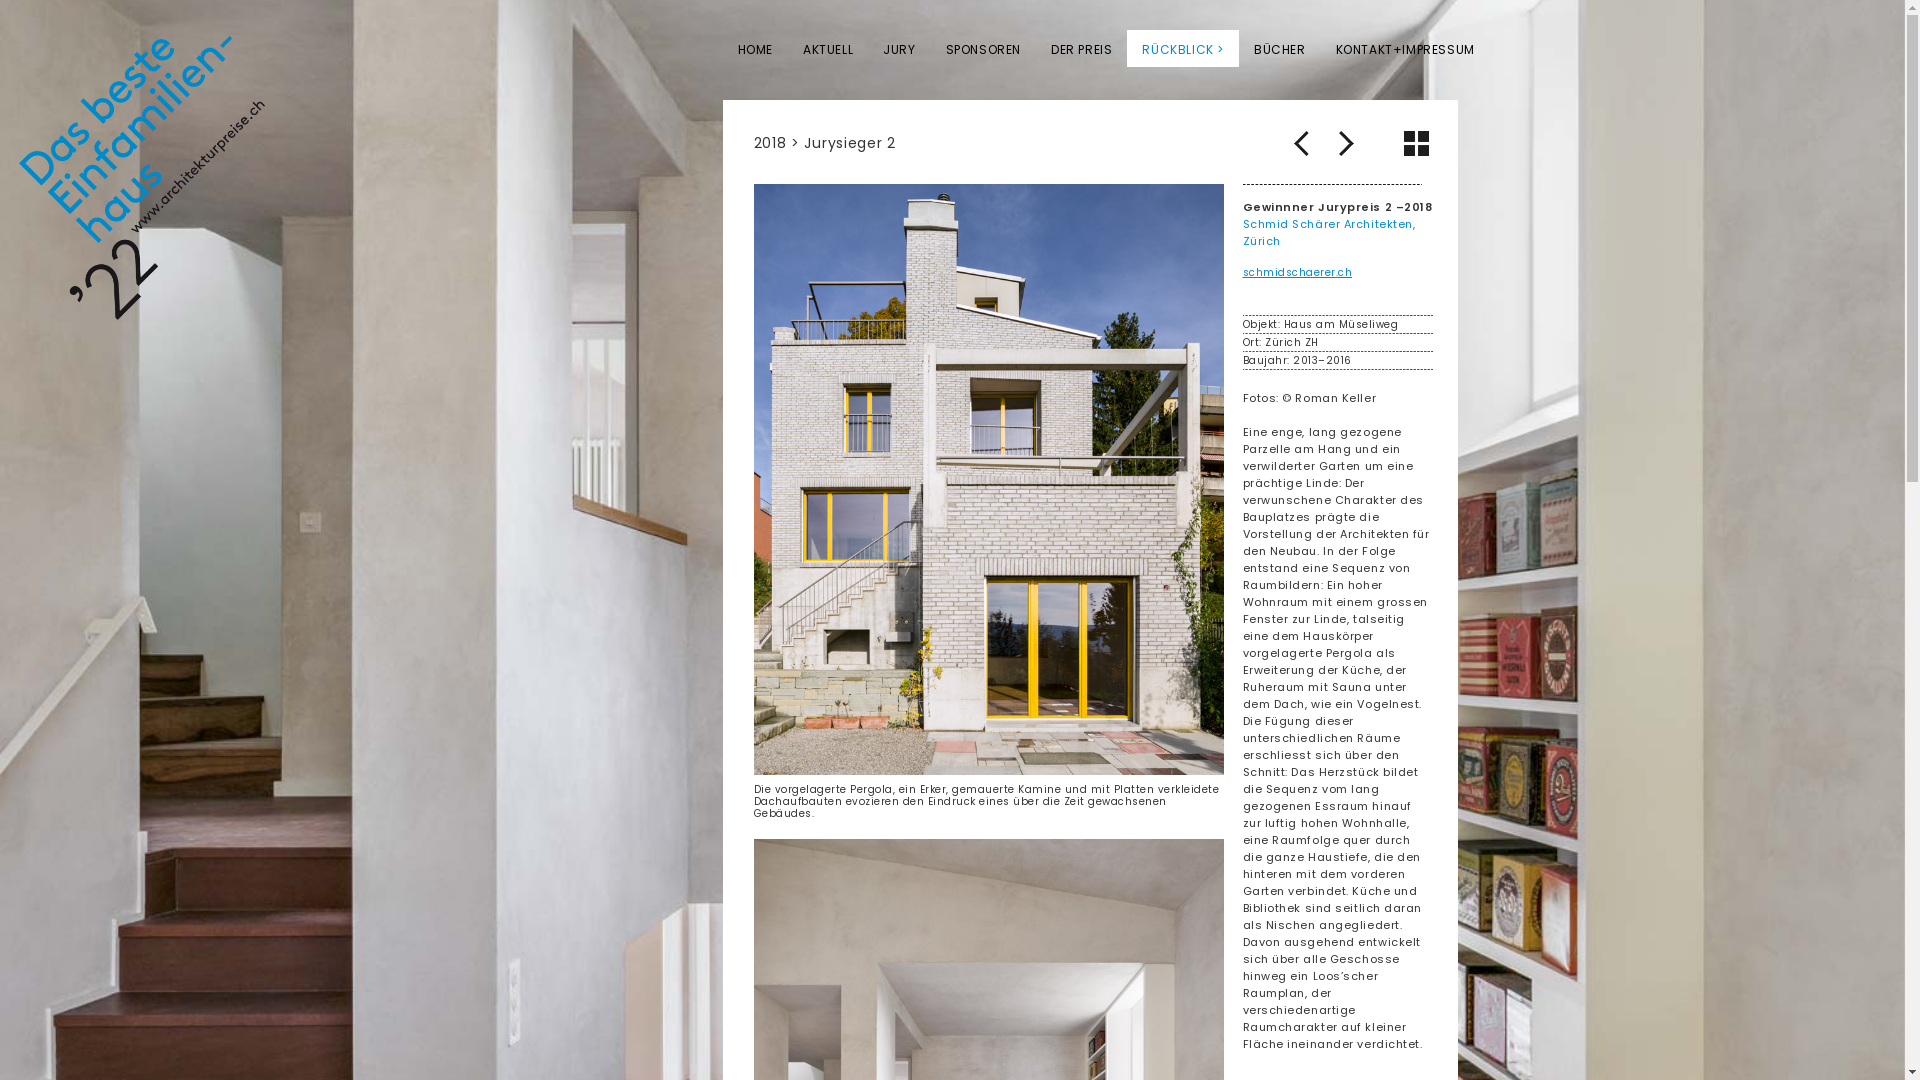 The width and height of the screenshot is (1920, 1080). What do you see at coordinates (1404, 47) in the screenshot?
I see `'KONTAKT+IMPRESSUM'` at bounding box center [1404, 47].